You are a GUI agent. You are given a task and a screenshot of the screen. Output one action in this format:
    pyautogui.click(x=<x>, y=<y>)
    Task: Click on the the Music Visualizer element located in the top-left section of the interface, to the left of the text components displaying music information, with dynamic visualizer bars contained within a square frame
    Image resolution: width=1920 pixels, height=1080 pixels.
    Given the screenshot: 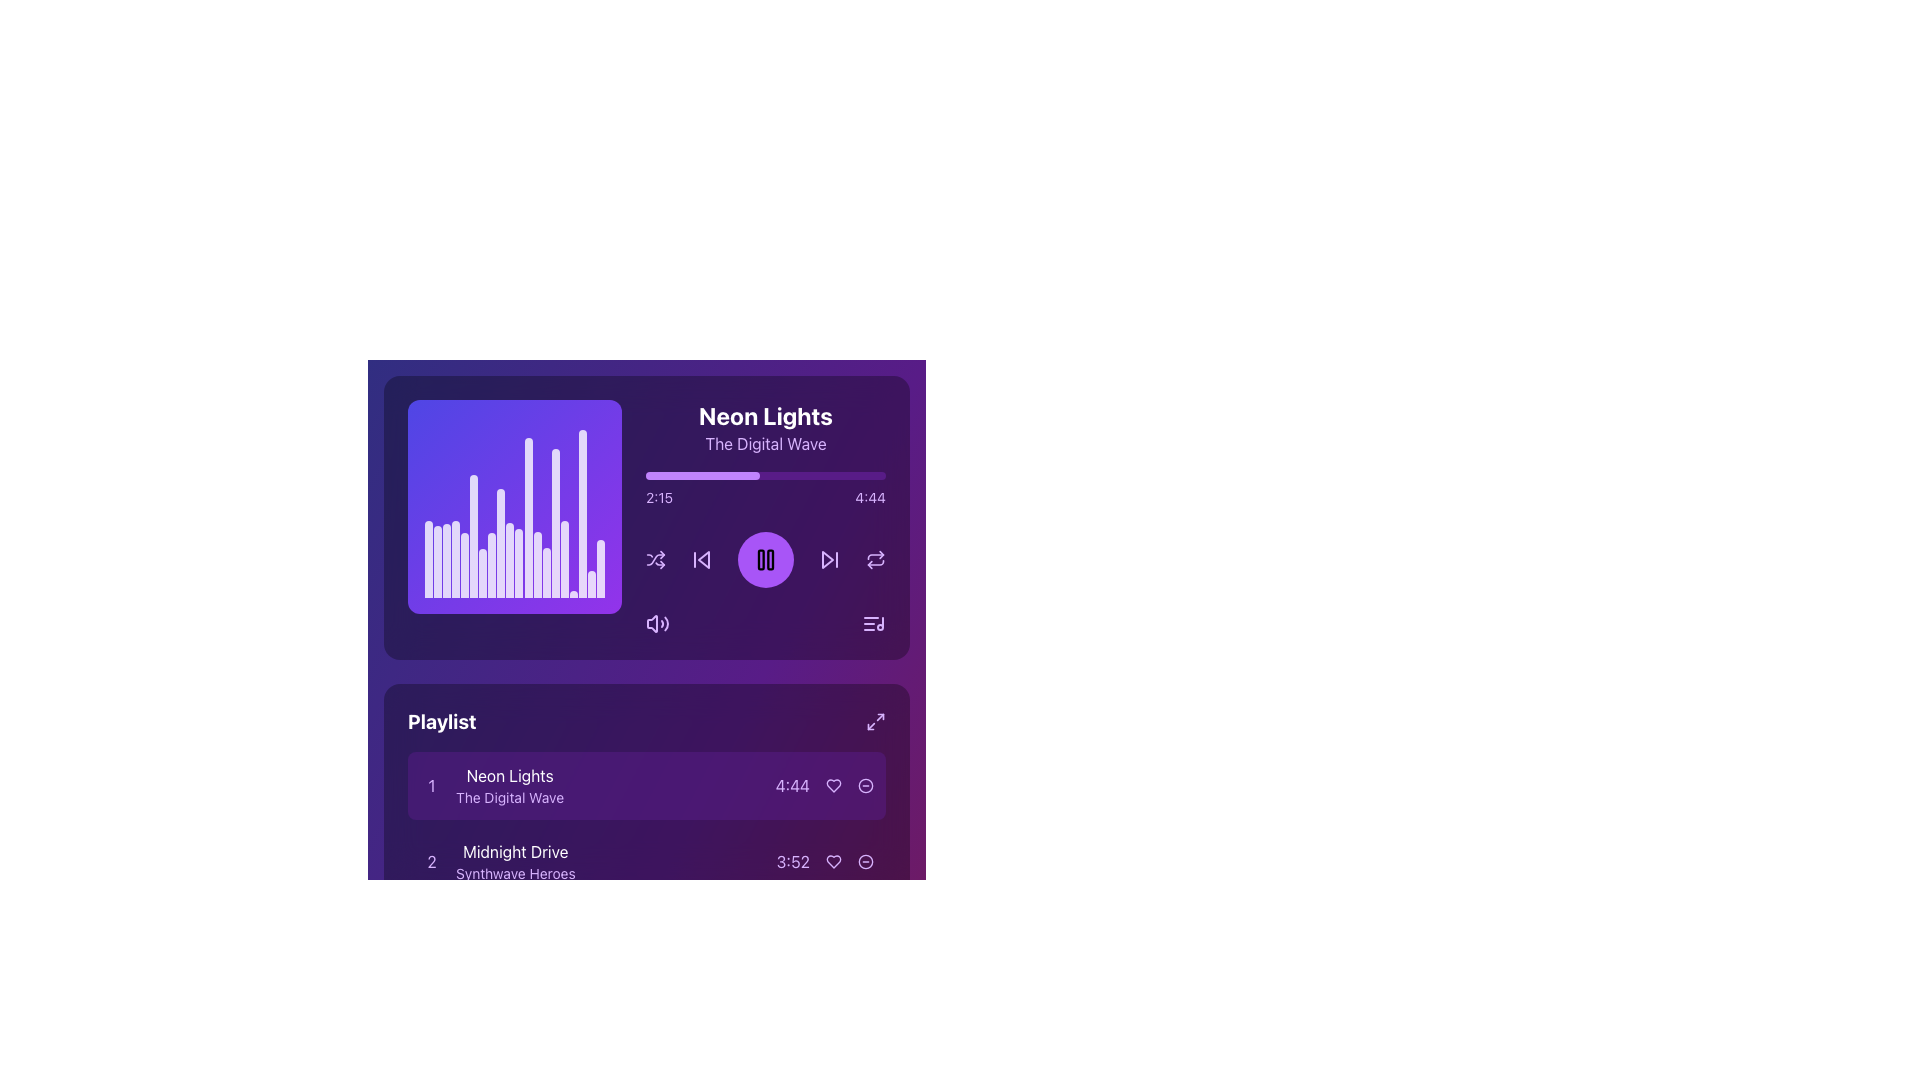 What is the action you would take?
    pyautogui.click(x=514, y=516)
    